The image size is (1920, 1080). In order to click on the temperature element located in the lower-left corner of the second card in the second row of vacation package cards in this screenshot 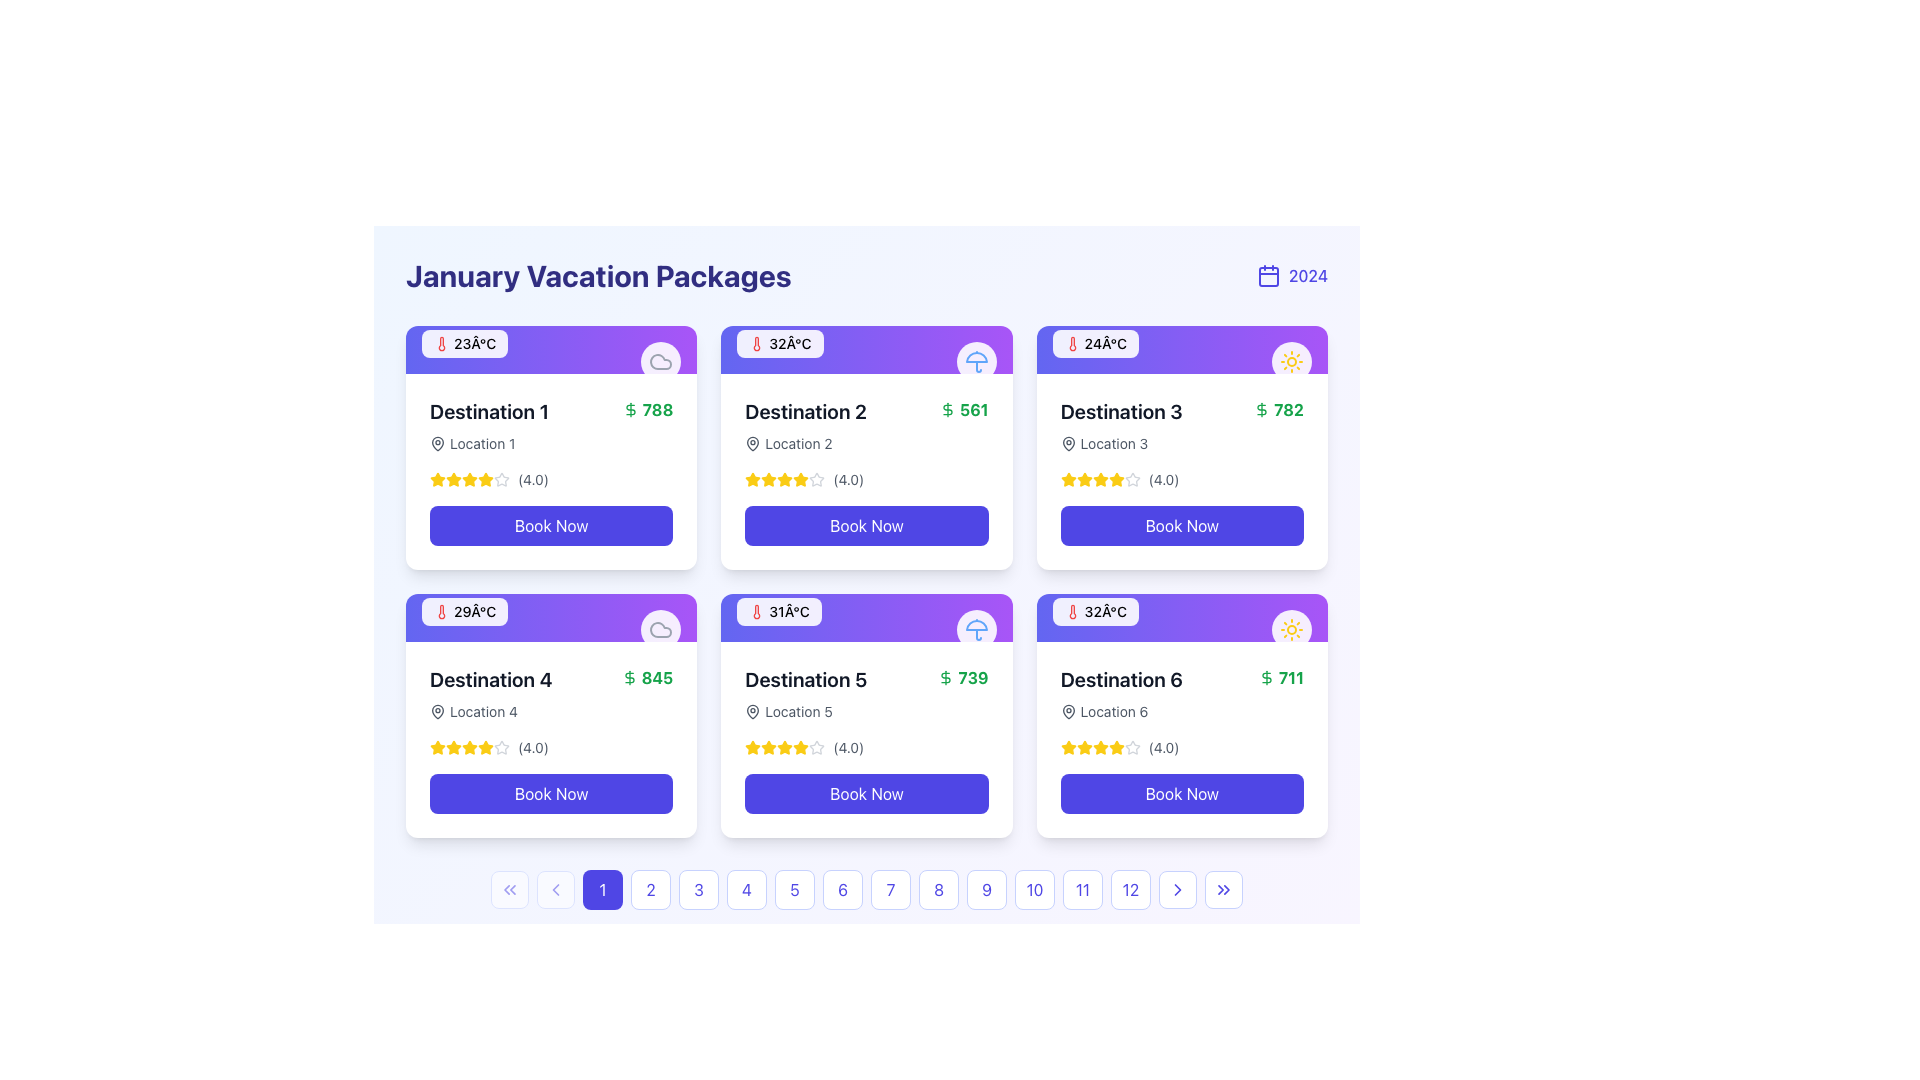, I will do `click(778, 611)`.